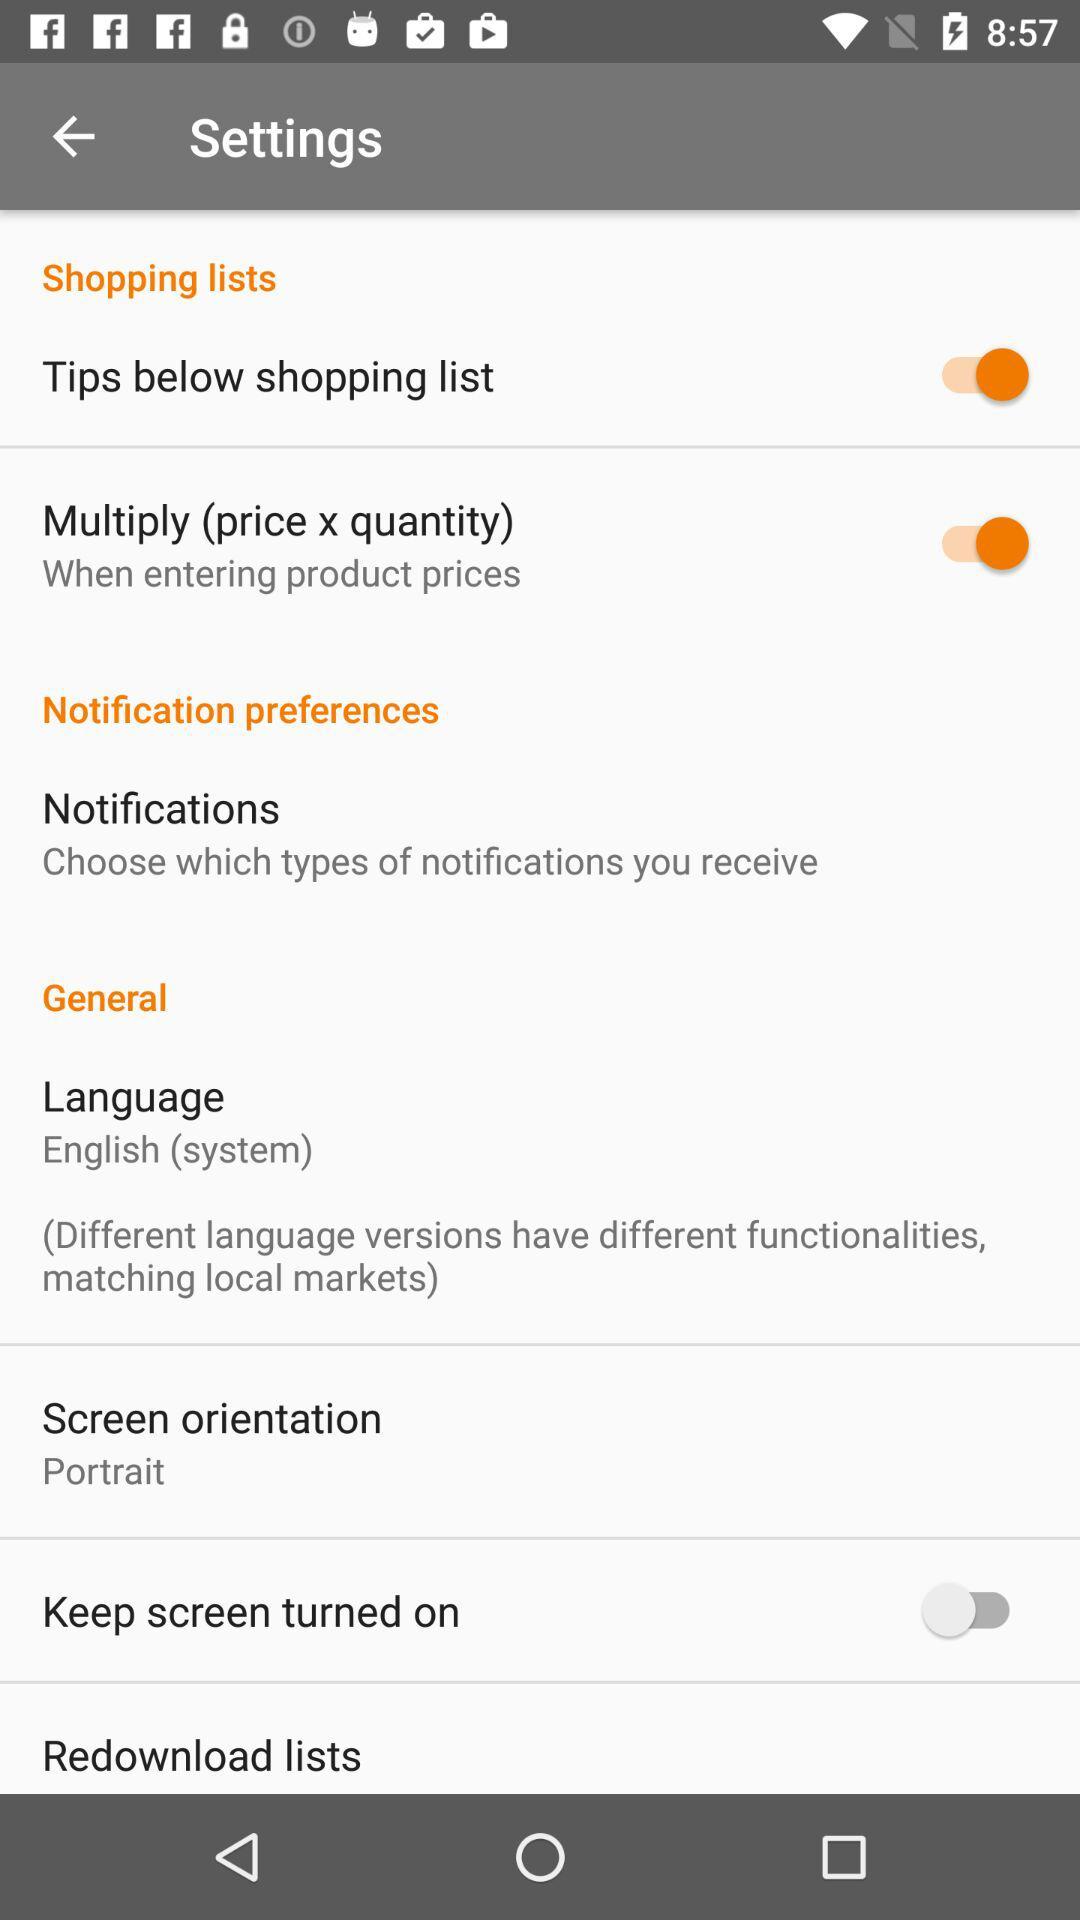  I want to click on icon above multiply price x icon, so click(267, 374).